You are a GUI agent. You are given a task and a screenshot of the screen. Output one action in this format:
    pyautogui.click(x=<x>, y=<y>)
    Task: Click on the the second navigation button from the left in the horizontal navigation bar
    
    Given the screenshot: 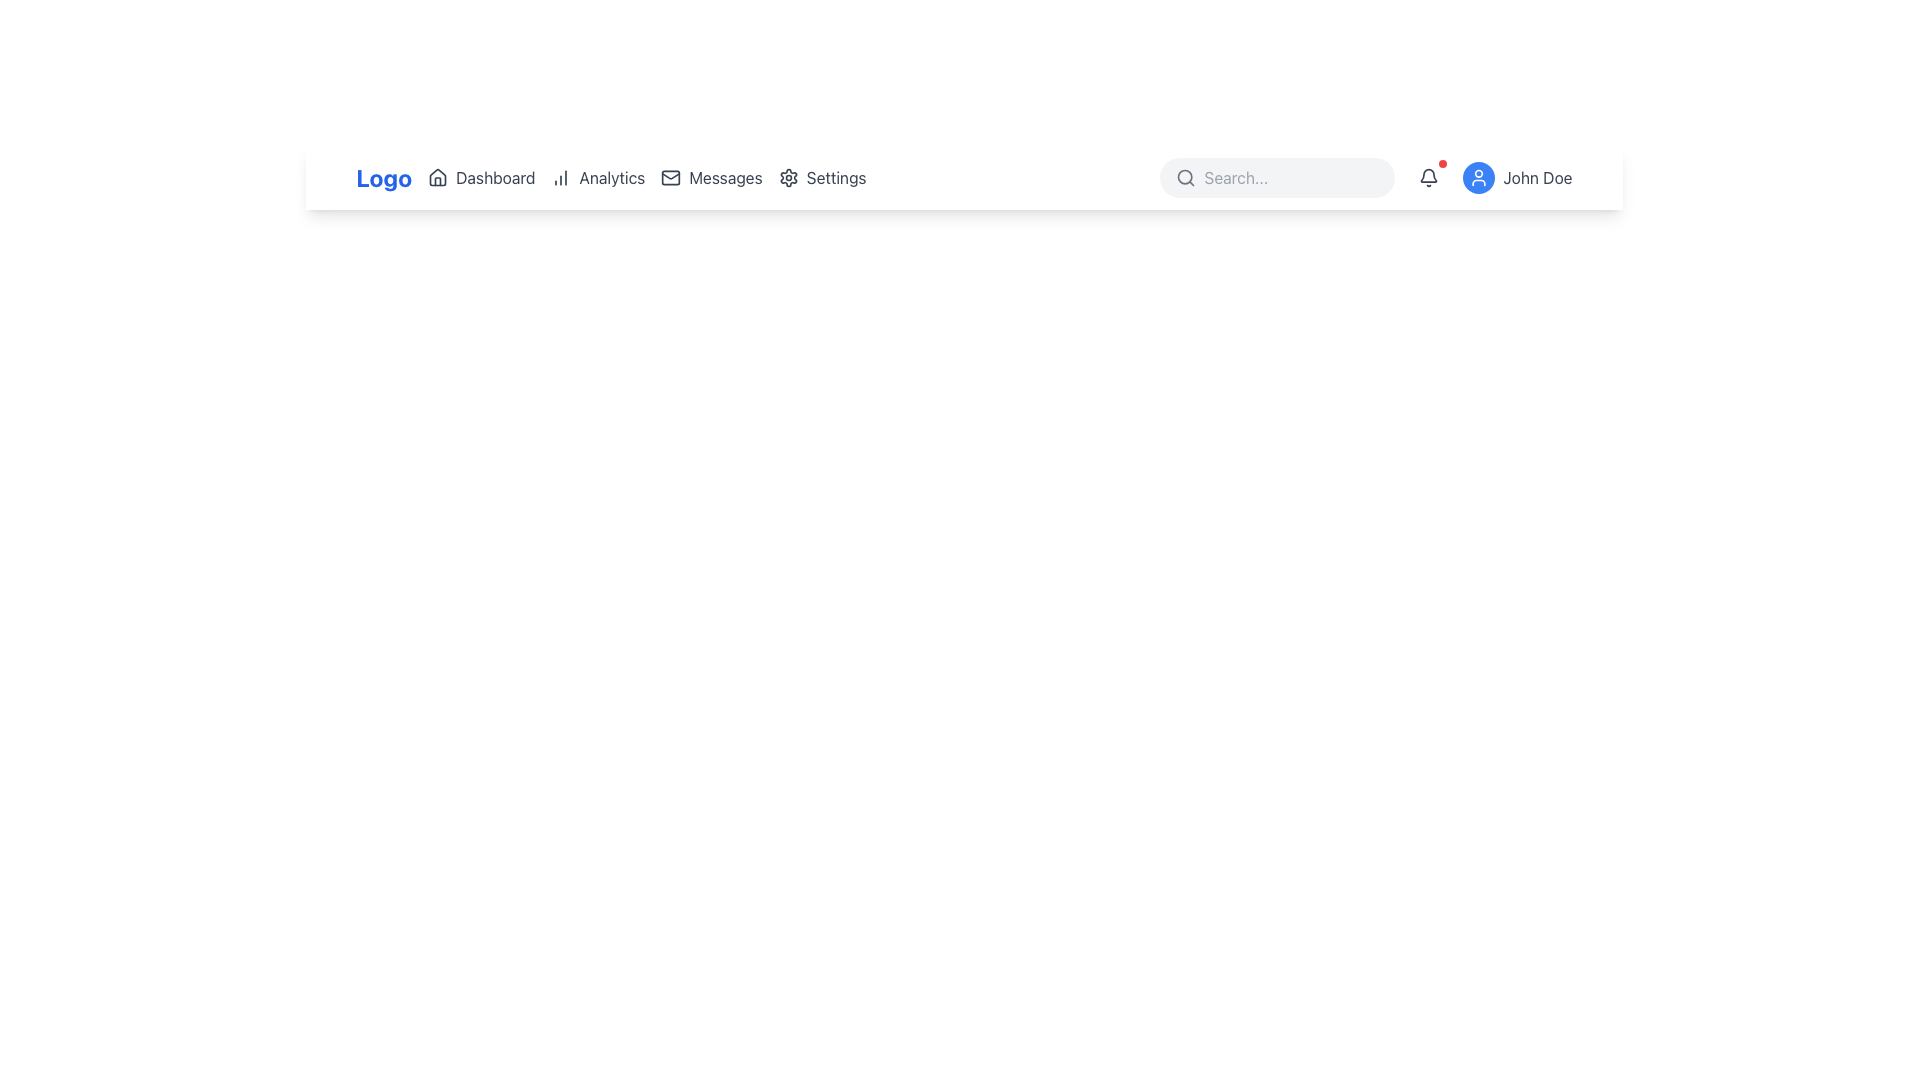 What is the action you would take?
    pyautogui.click(x=597, y=176)
    